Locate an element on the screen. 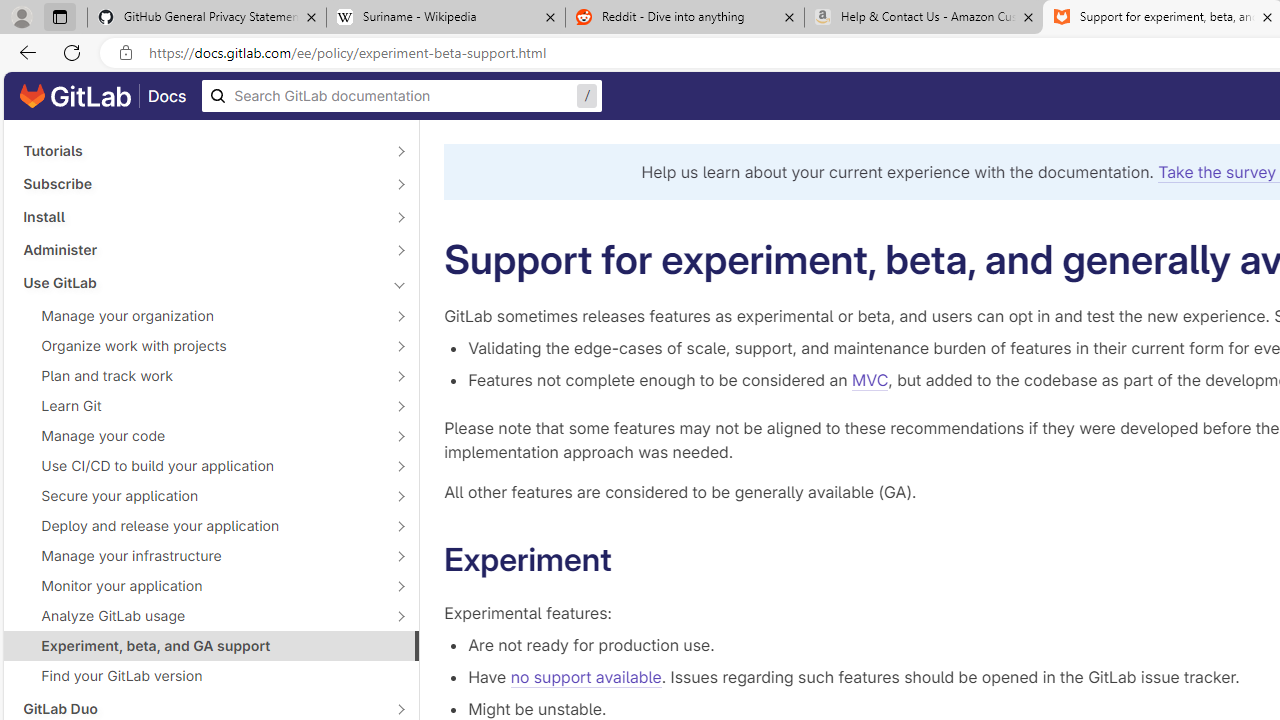 Image resolution: width=1280 pixels, height=720 pixels. 'MVC' is located at coordinates (870, 380).